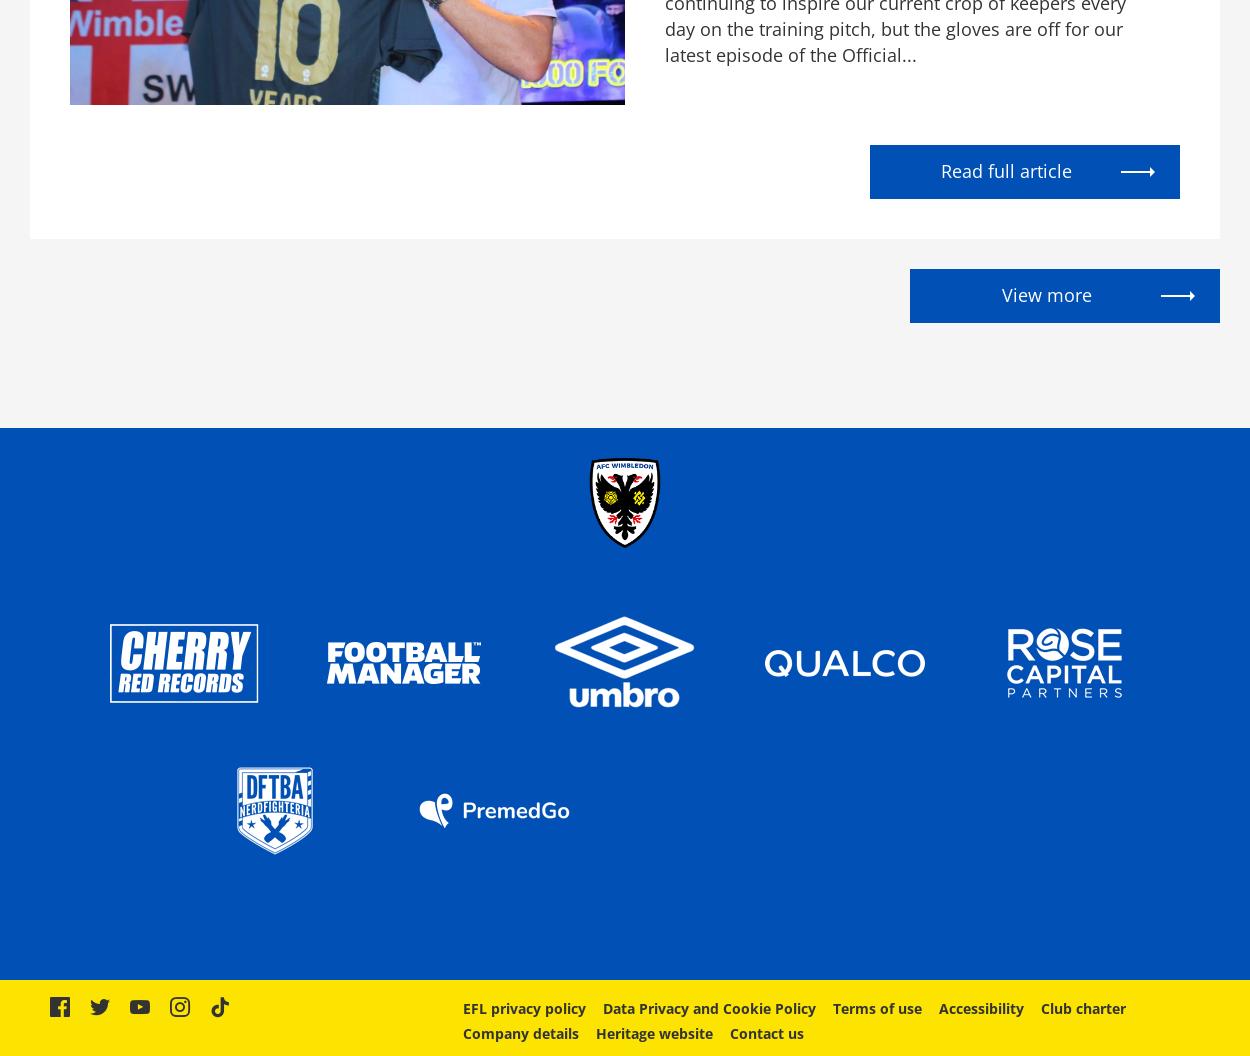 This screenshot has width=1250, height=1056. What do you see at coordinates (1001, 295) in the screenshot?
I see `'View more'` at bounding box center [1001, 295].